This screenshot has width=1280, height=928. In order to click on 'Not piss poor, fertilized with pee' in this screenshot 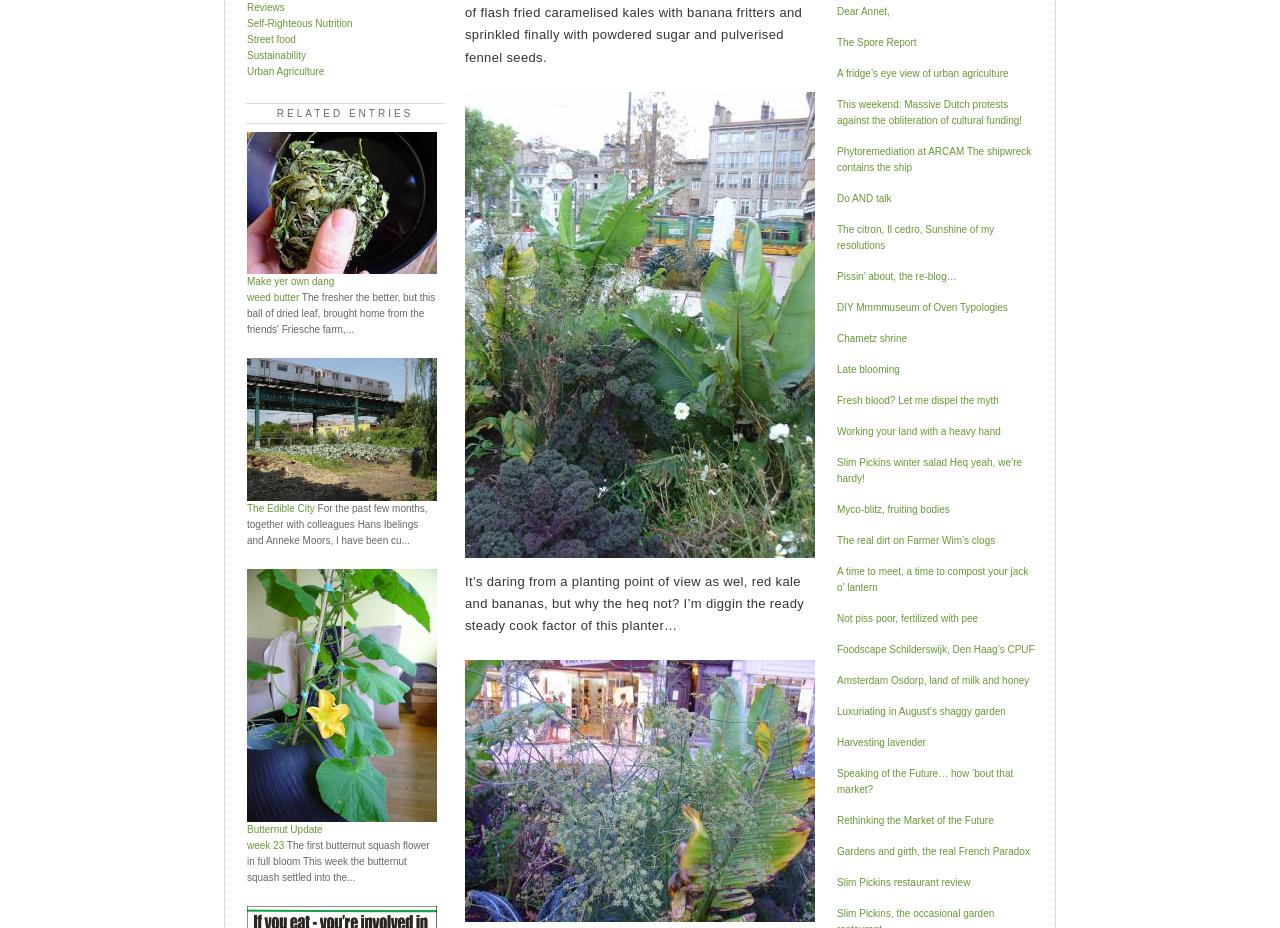, I will do `click(906, 618)`.